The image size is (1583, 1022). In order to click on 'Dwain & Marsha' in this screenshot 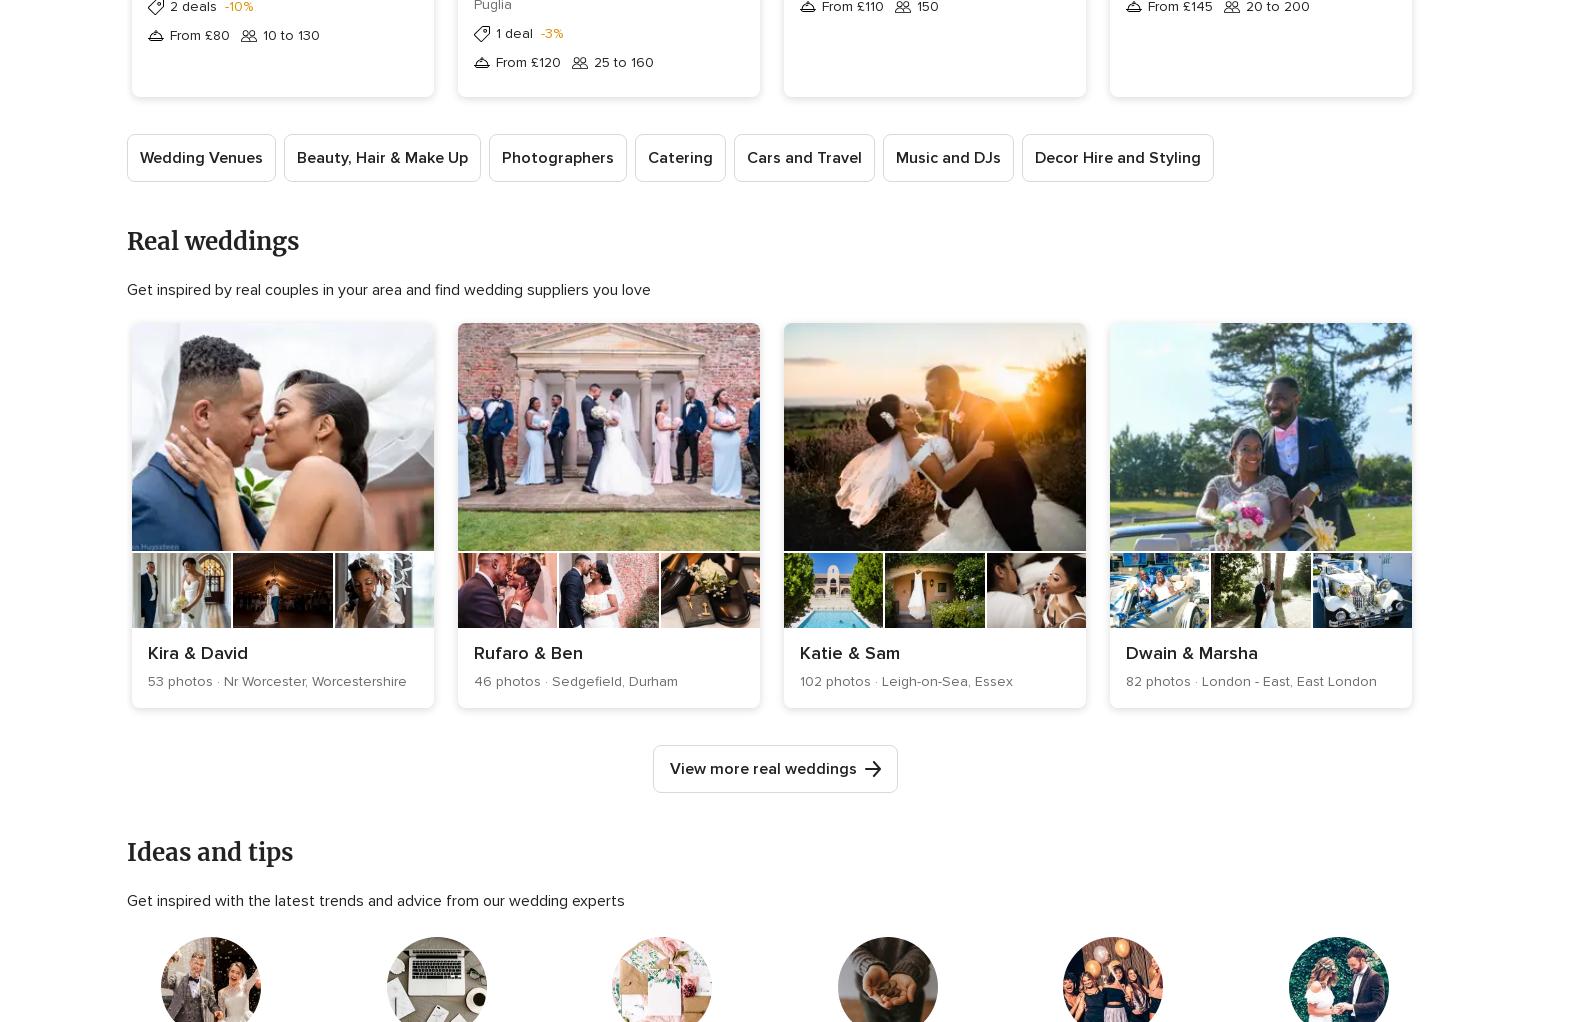, I will do `click(1190, 652)`.